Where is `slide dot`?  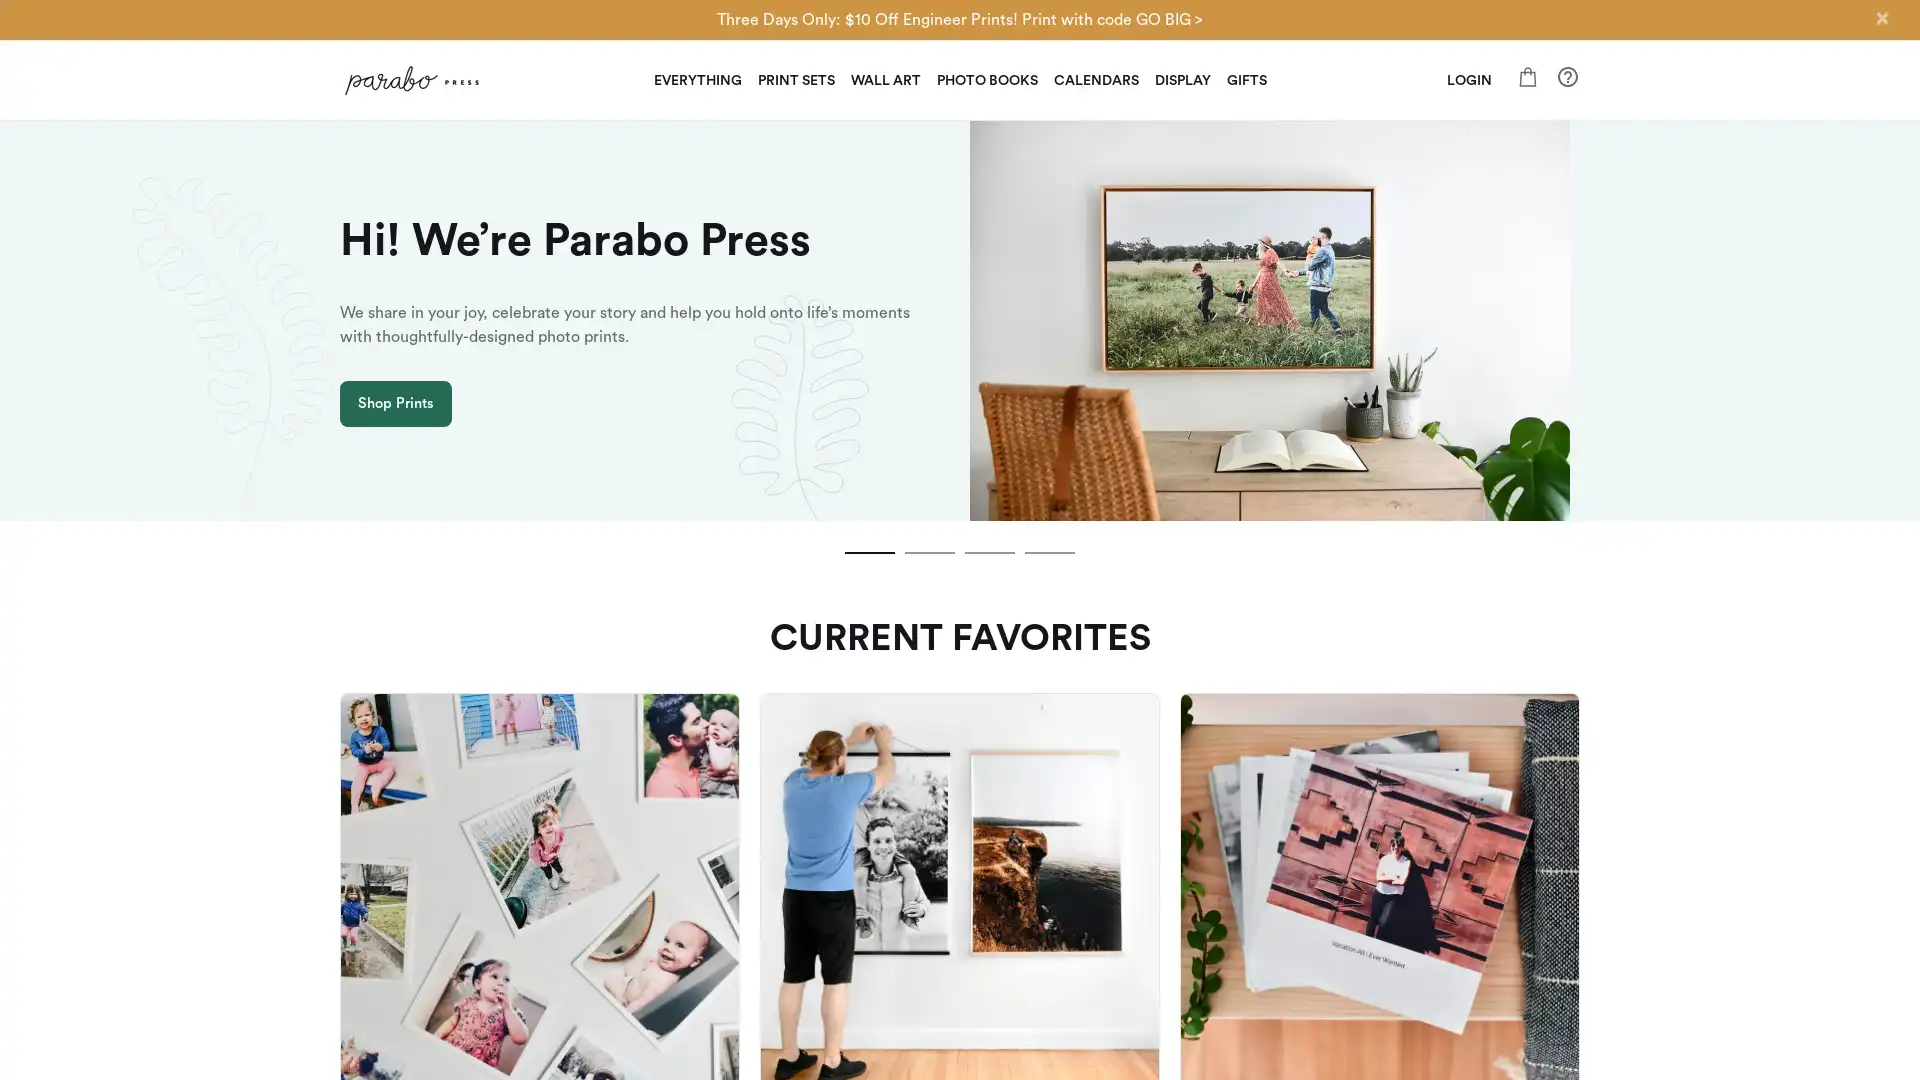 slide dot is located at coordinates (1049, 552).